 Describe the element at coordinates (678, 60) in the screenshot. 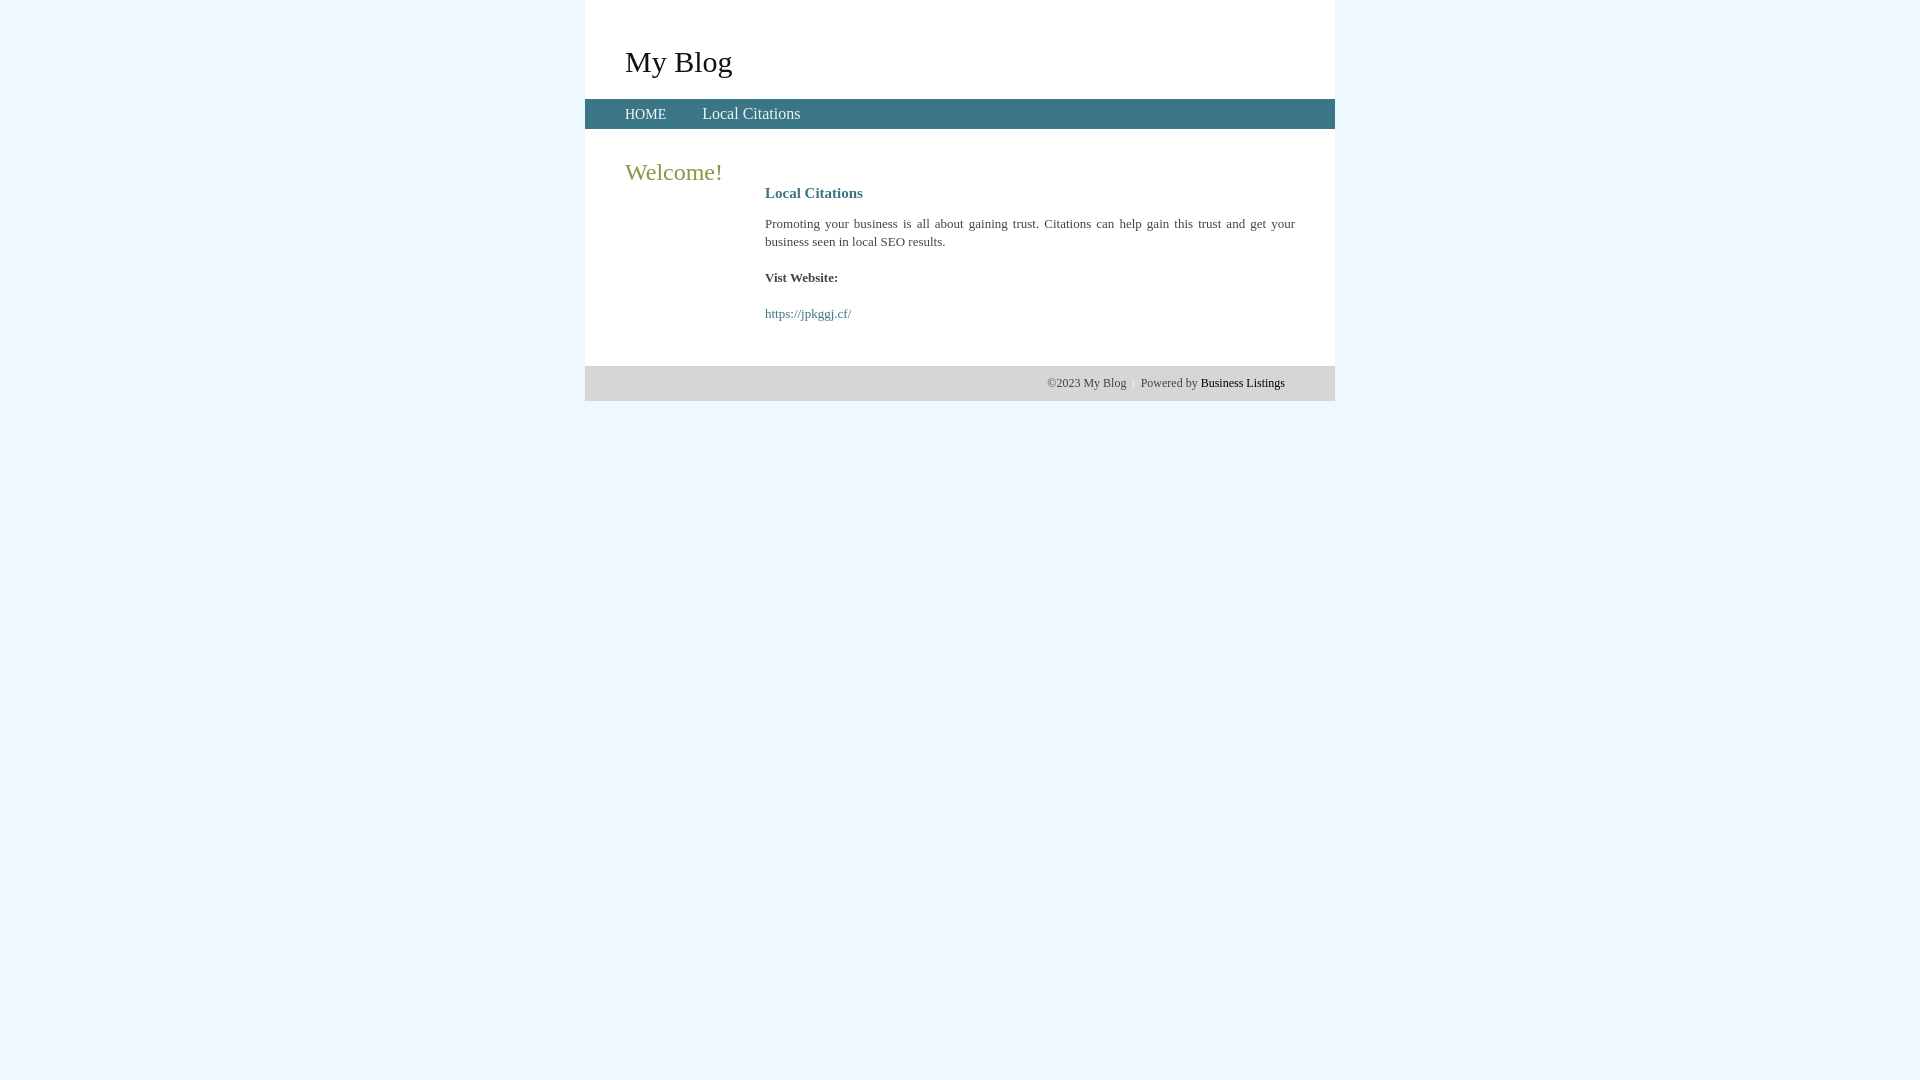

I see `'My Blog'` at that location.